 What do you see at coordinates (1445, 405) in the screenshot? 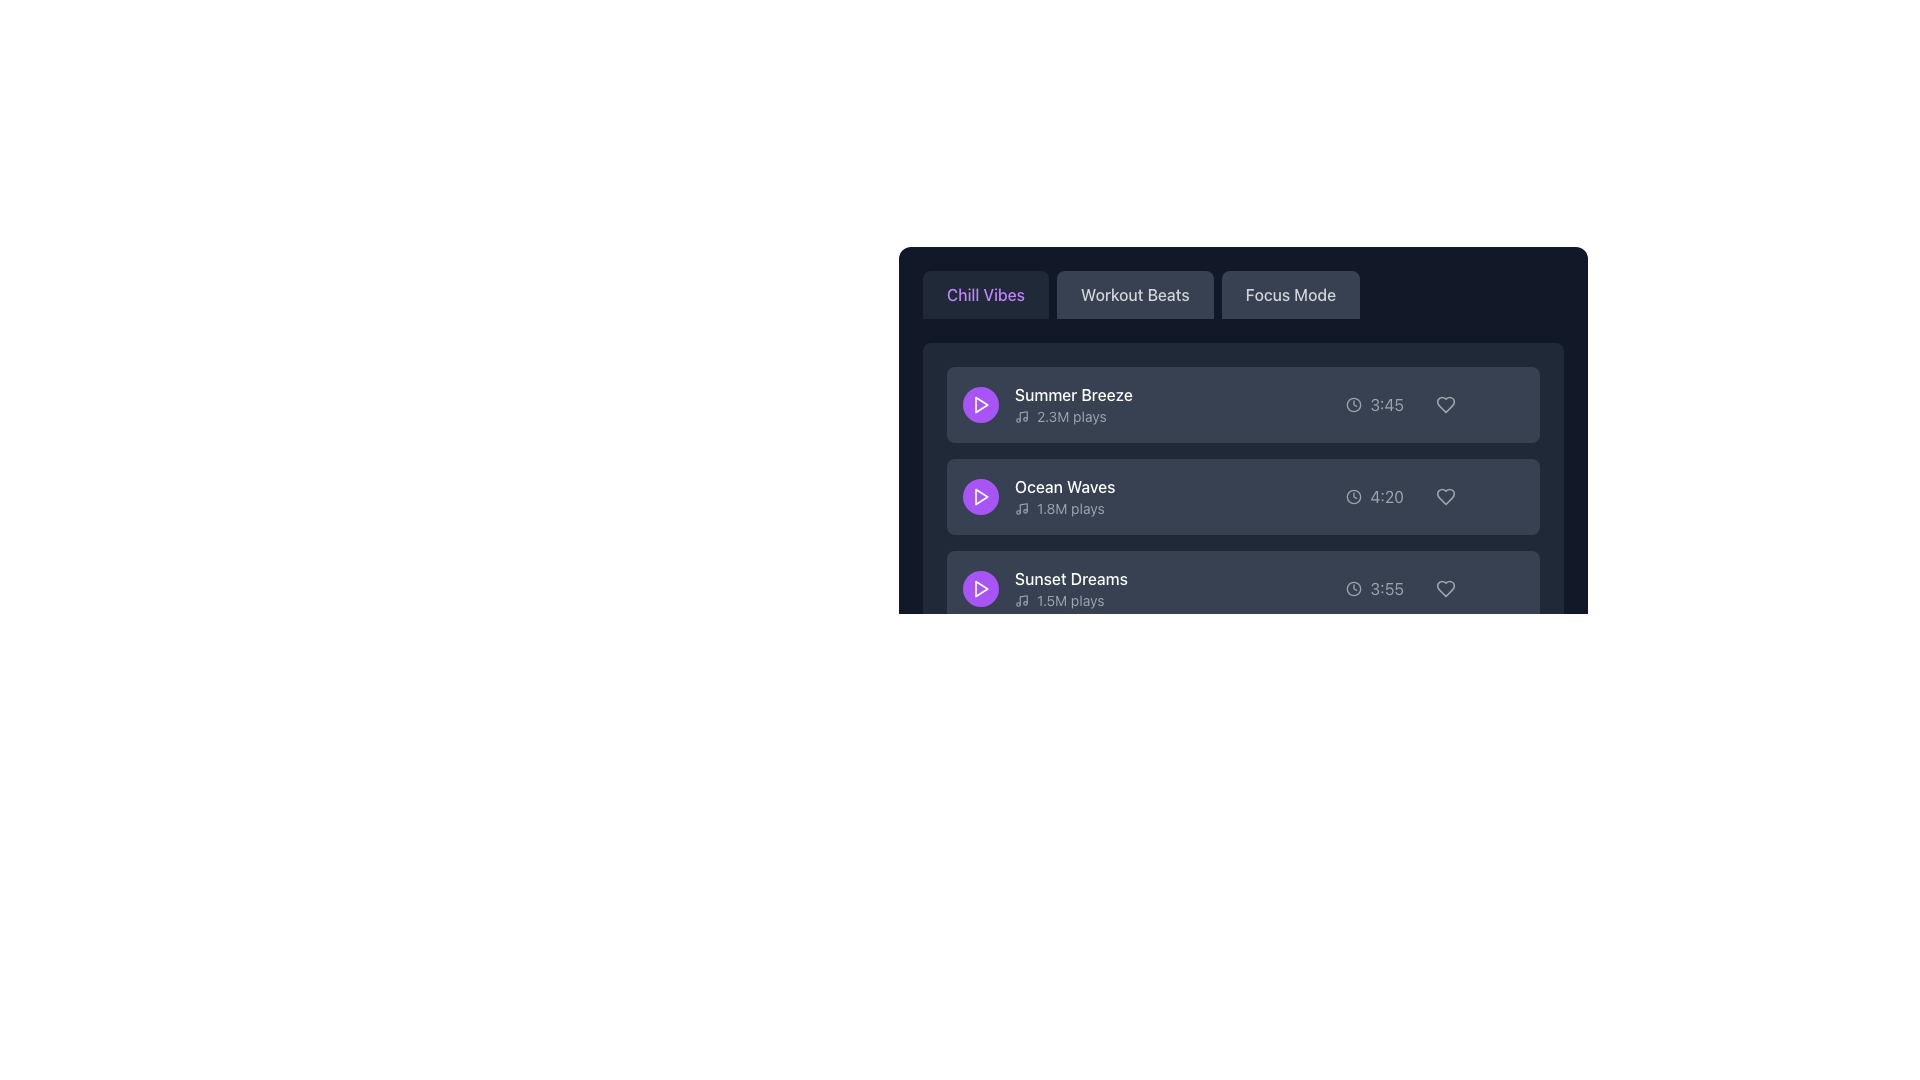
I see `the Heart Icon, which serves as a favorite or like button for the associated song entry, positioned to the far right of the first listed song entry adjacent to the song duration '3:45'` at bounding box center [1445, 405].